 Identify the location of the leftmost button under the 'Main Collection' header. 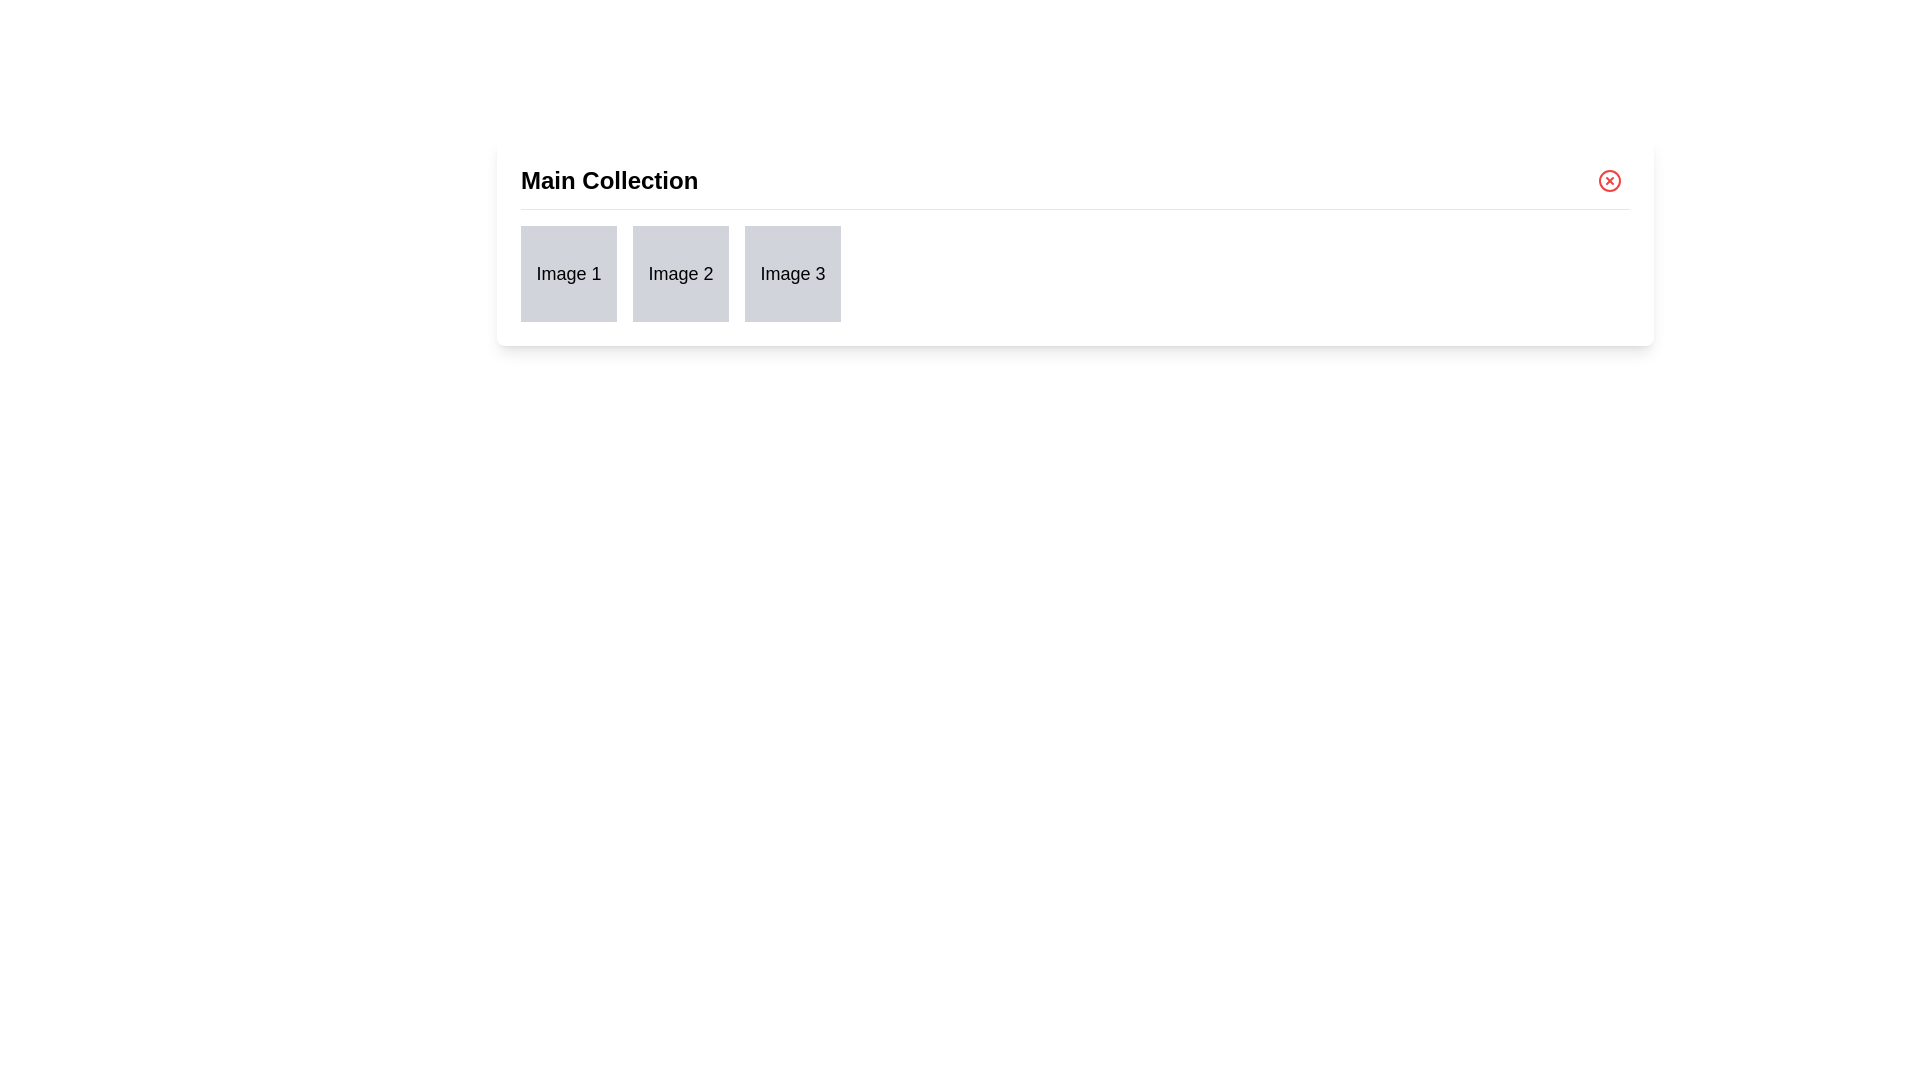
(568, 273).